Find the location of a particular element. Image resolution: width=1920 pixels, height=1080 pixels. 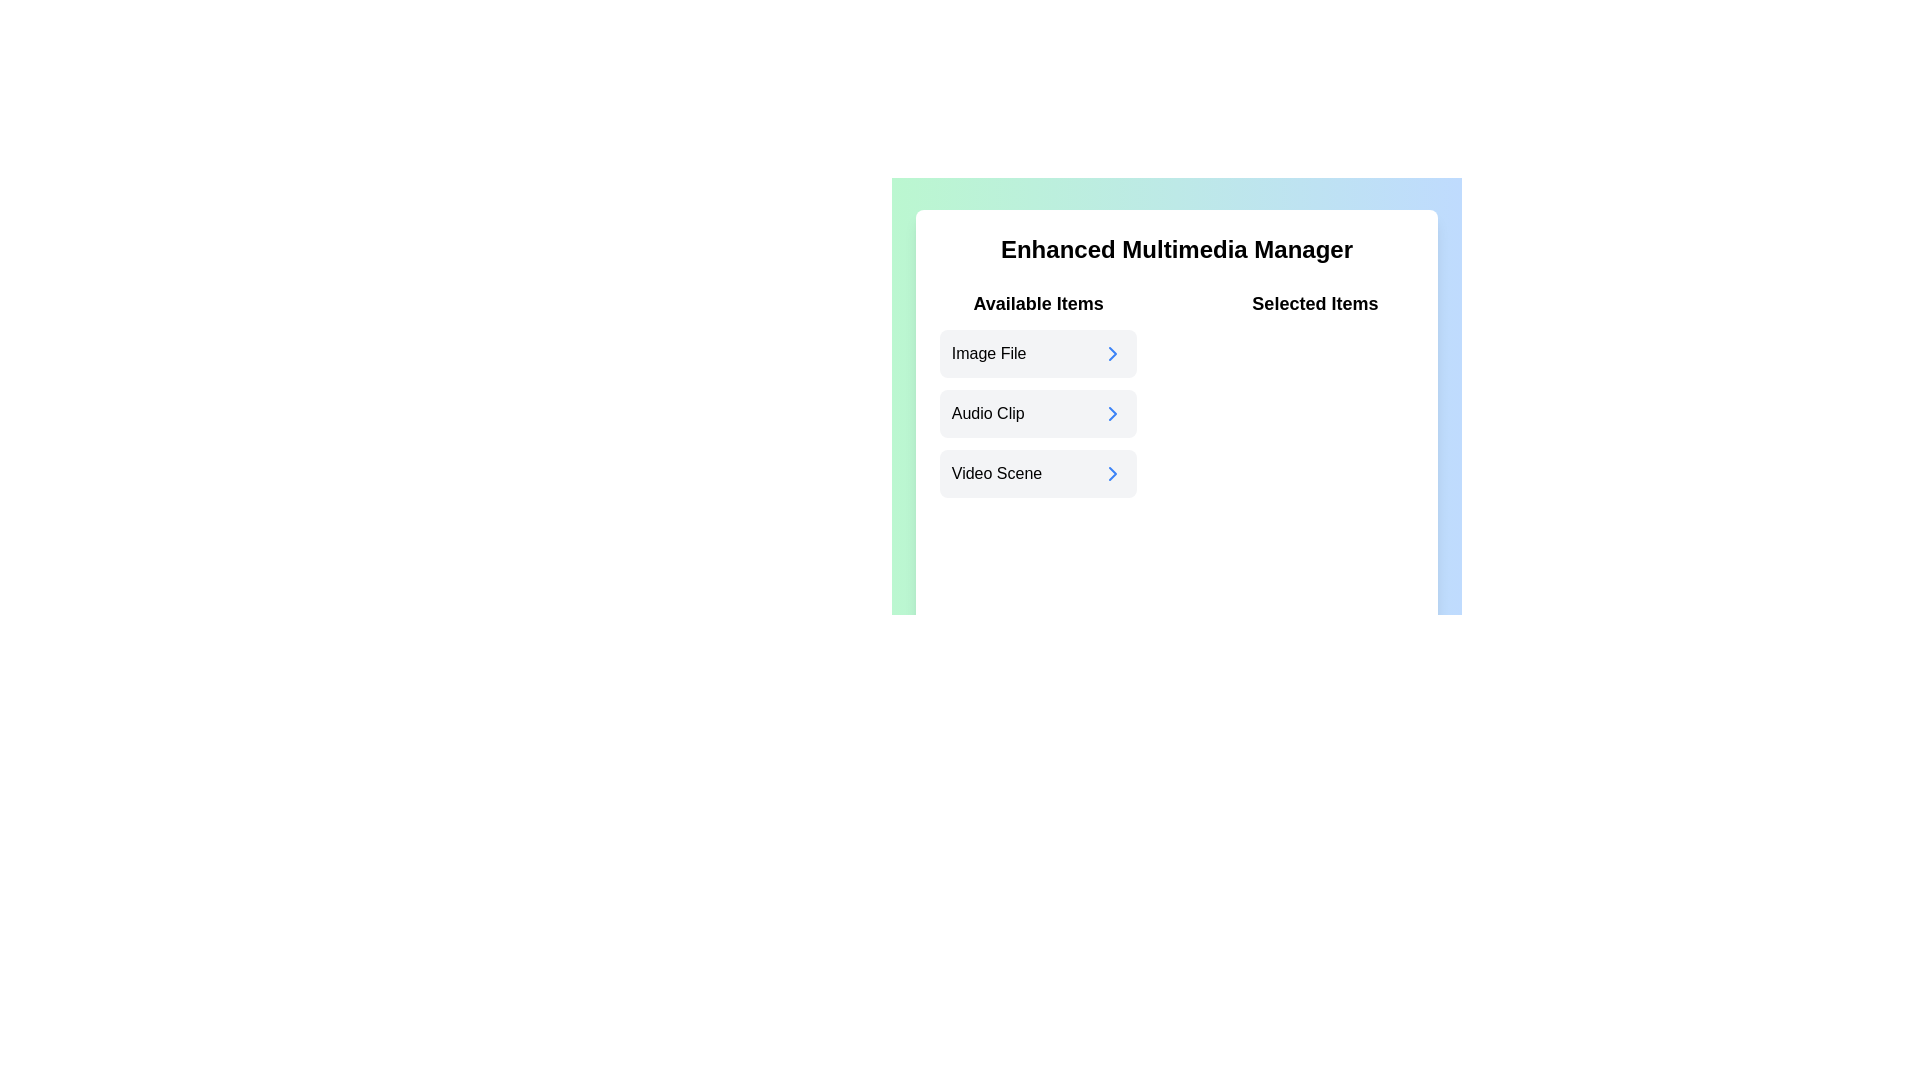

the right-pointing chevron icon is located at coordinates (1112, 474).